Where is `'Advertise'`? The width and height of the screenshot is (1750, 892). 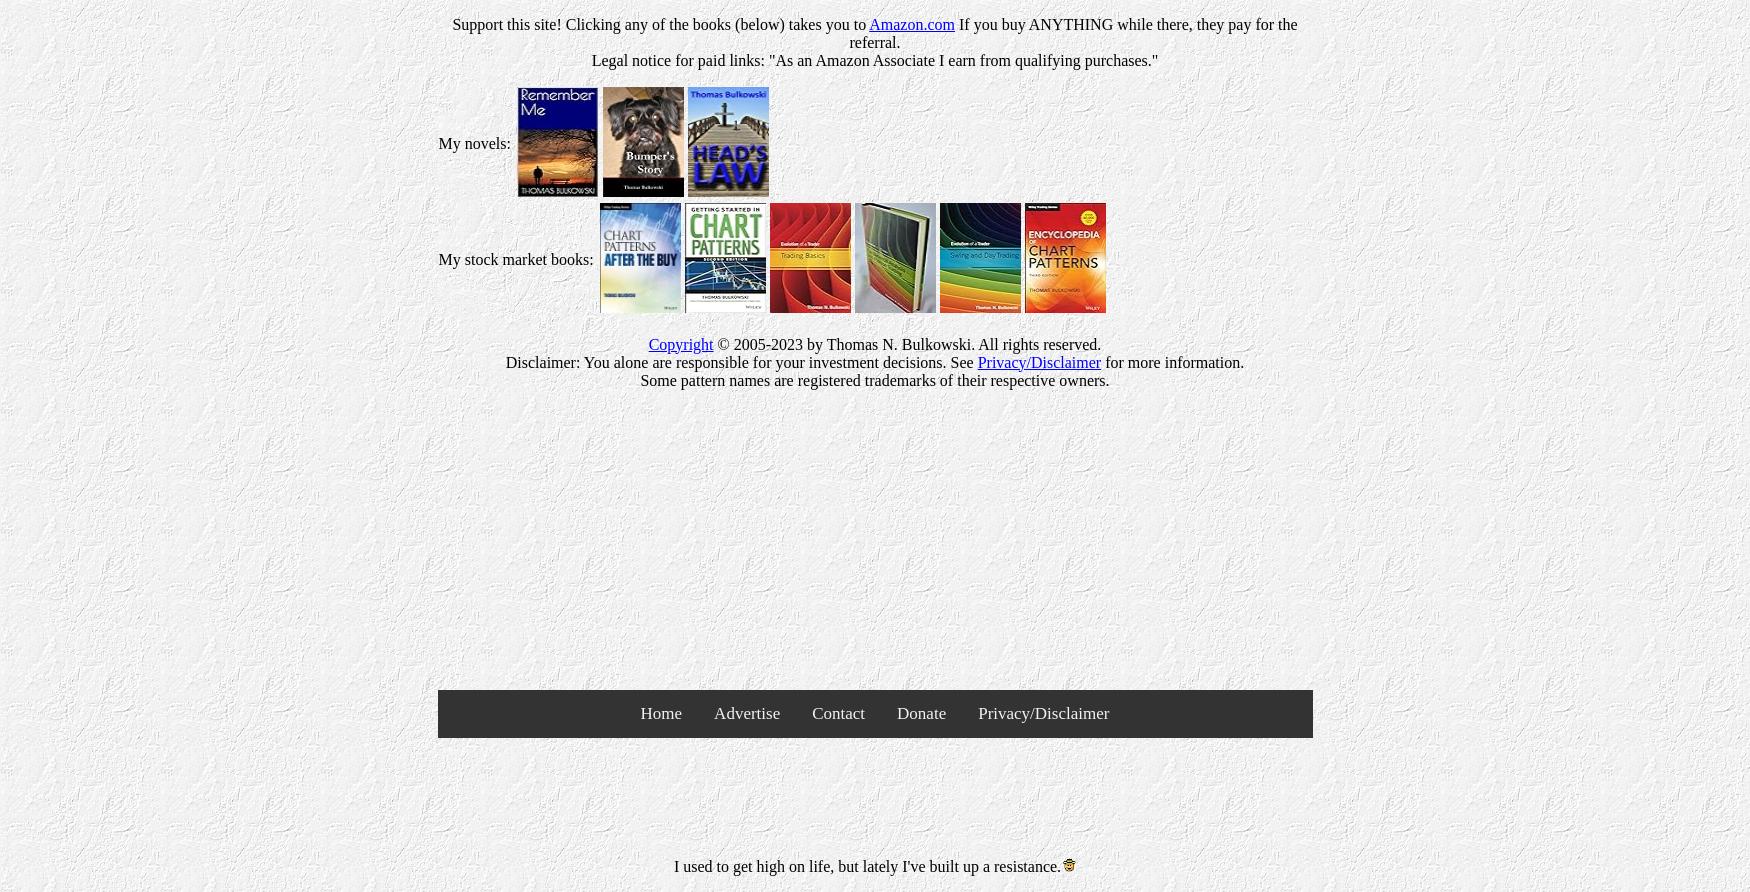 'Advertise' is located at coordinates (747, 712).